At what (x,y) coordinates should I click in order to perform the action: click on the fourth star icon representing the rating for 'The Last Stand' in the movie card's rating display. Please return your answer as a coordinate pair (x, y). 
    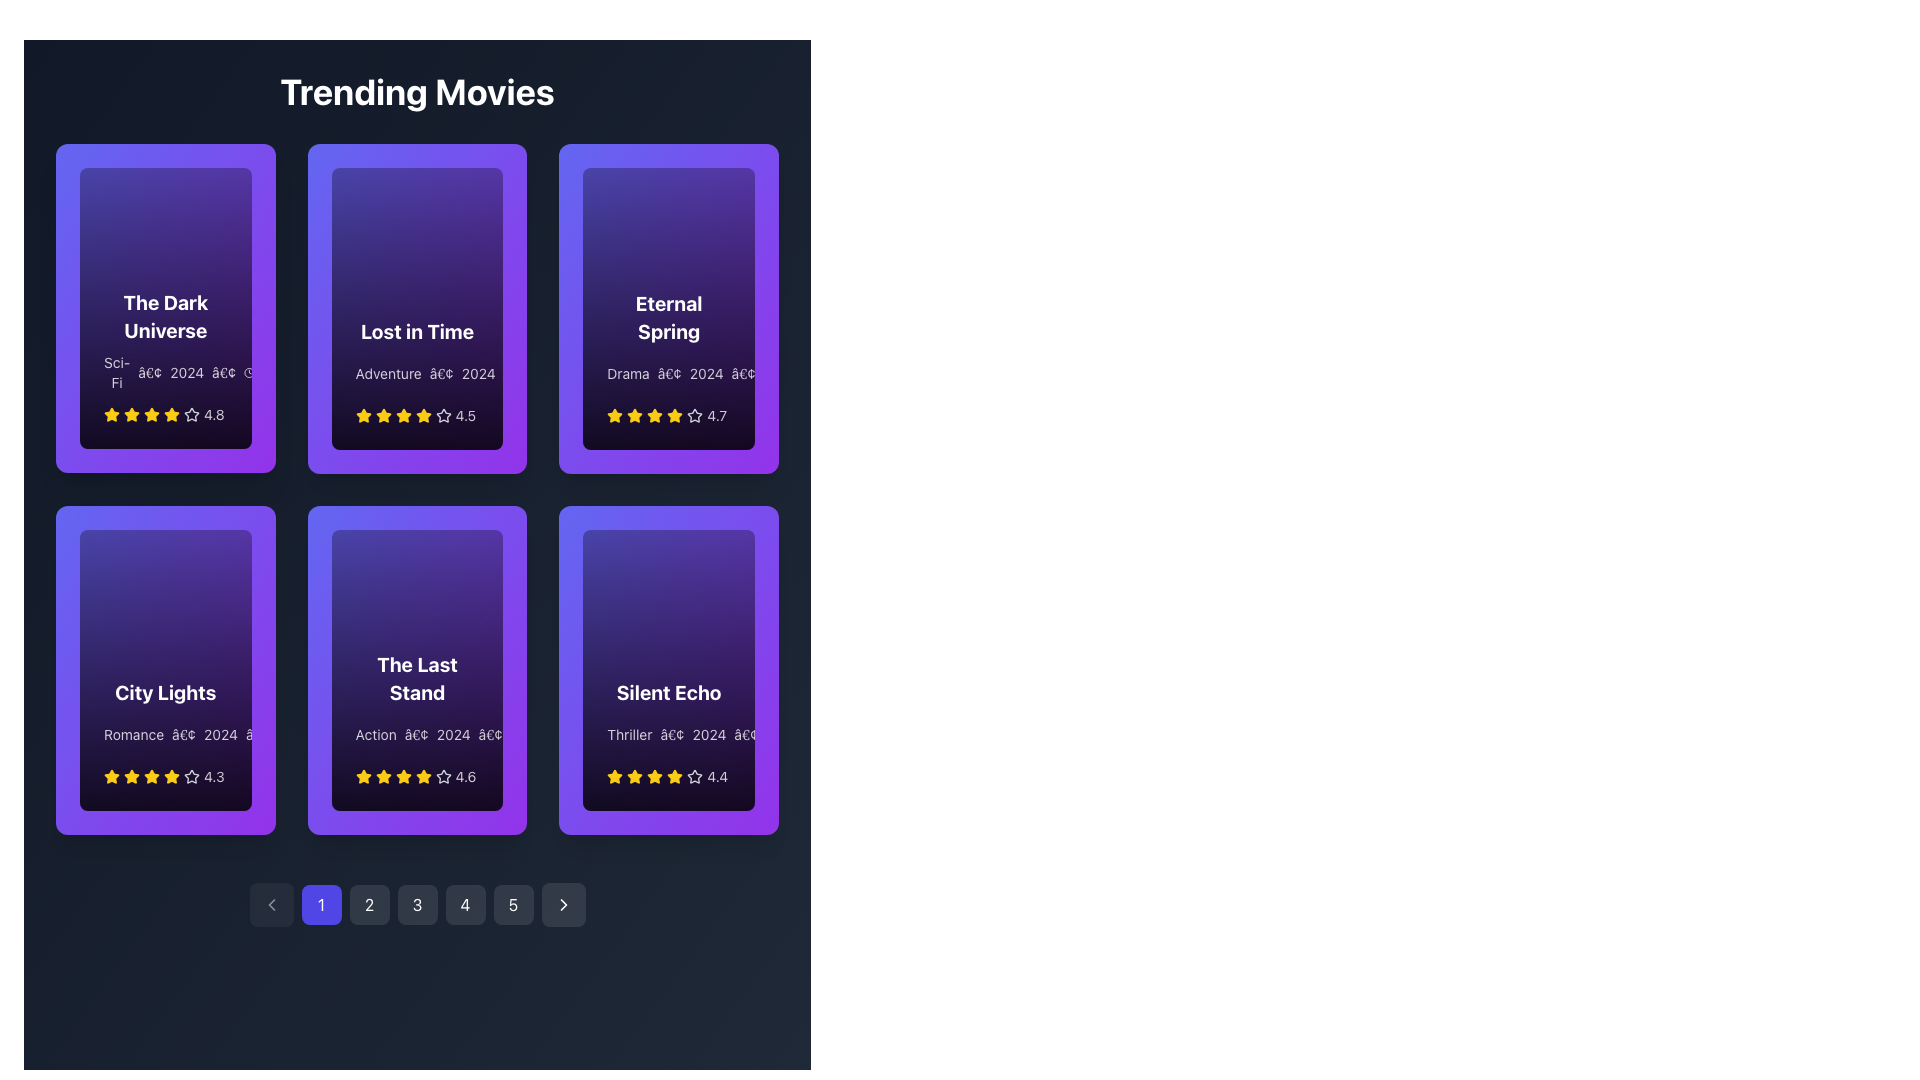
    Looking at the image, I should click on (422, 775).